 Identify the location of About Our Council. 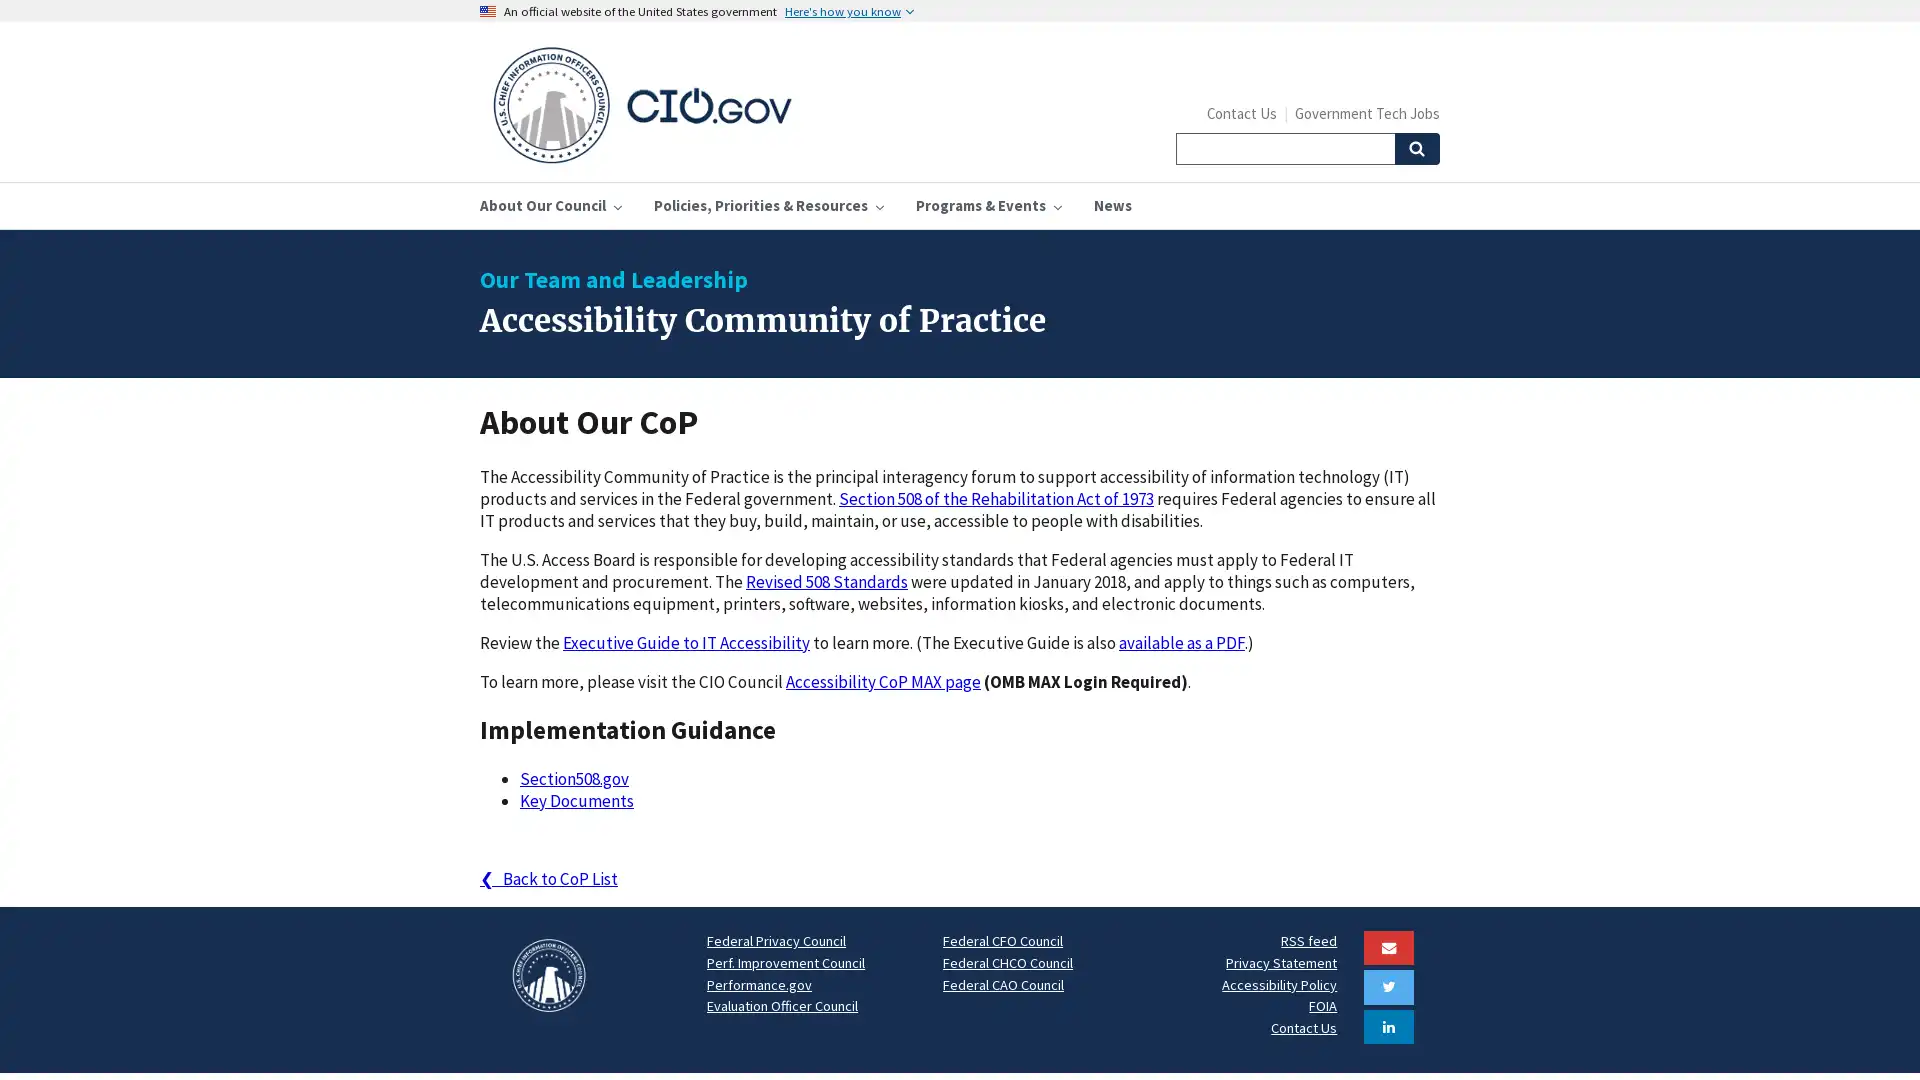
(551, 205).